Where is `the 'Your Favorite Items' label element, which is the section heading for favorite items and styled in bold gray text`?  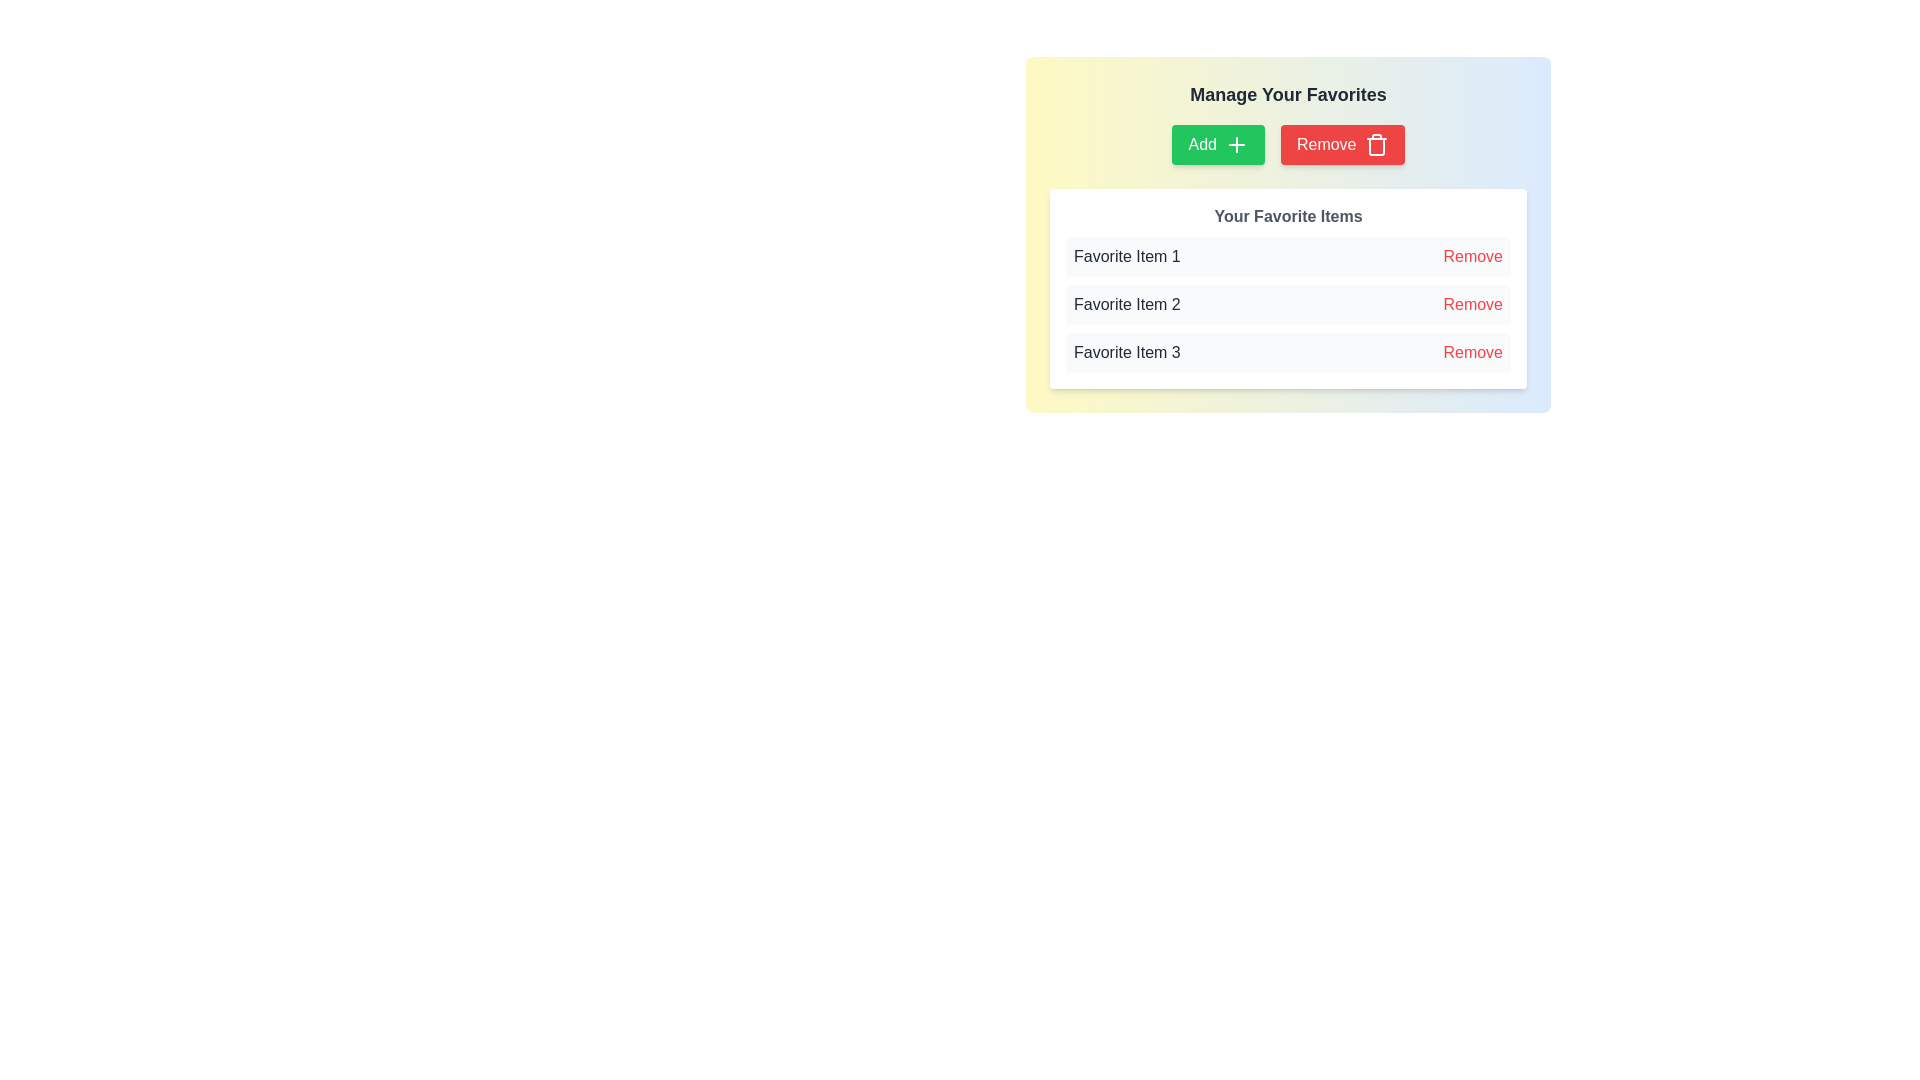
the 'Your Favorite Items' label element, which is the section heading for favorite items and styled in bold gray text is located at coordinates (1288, 216).